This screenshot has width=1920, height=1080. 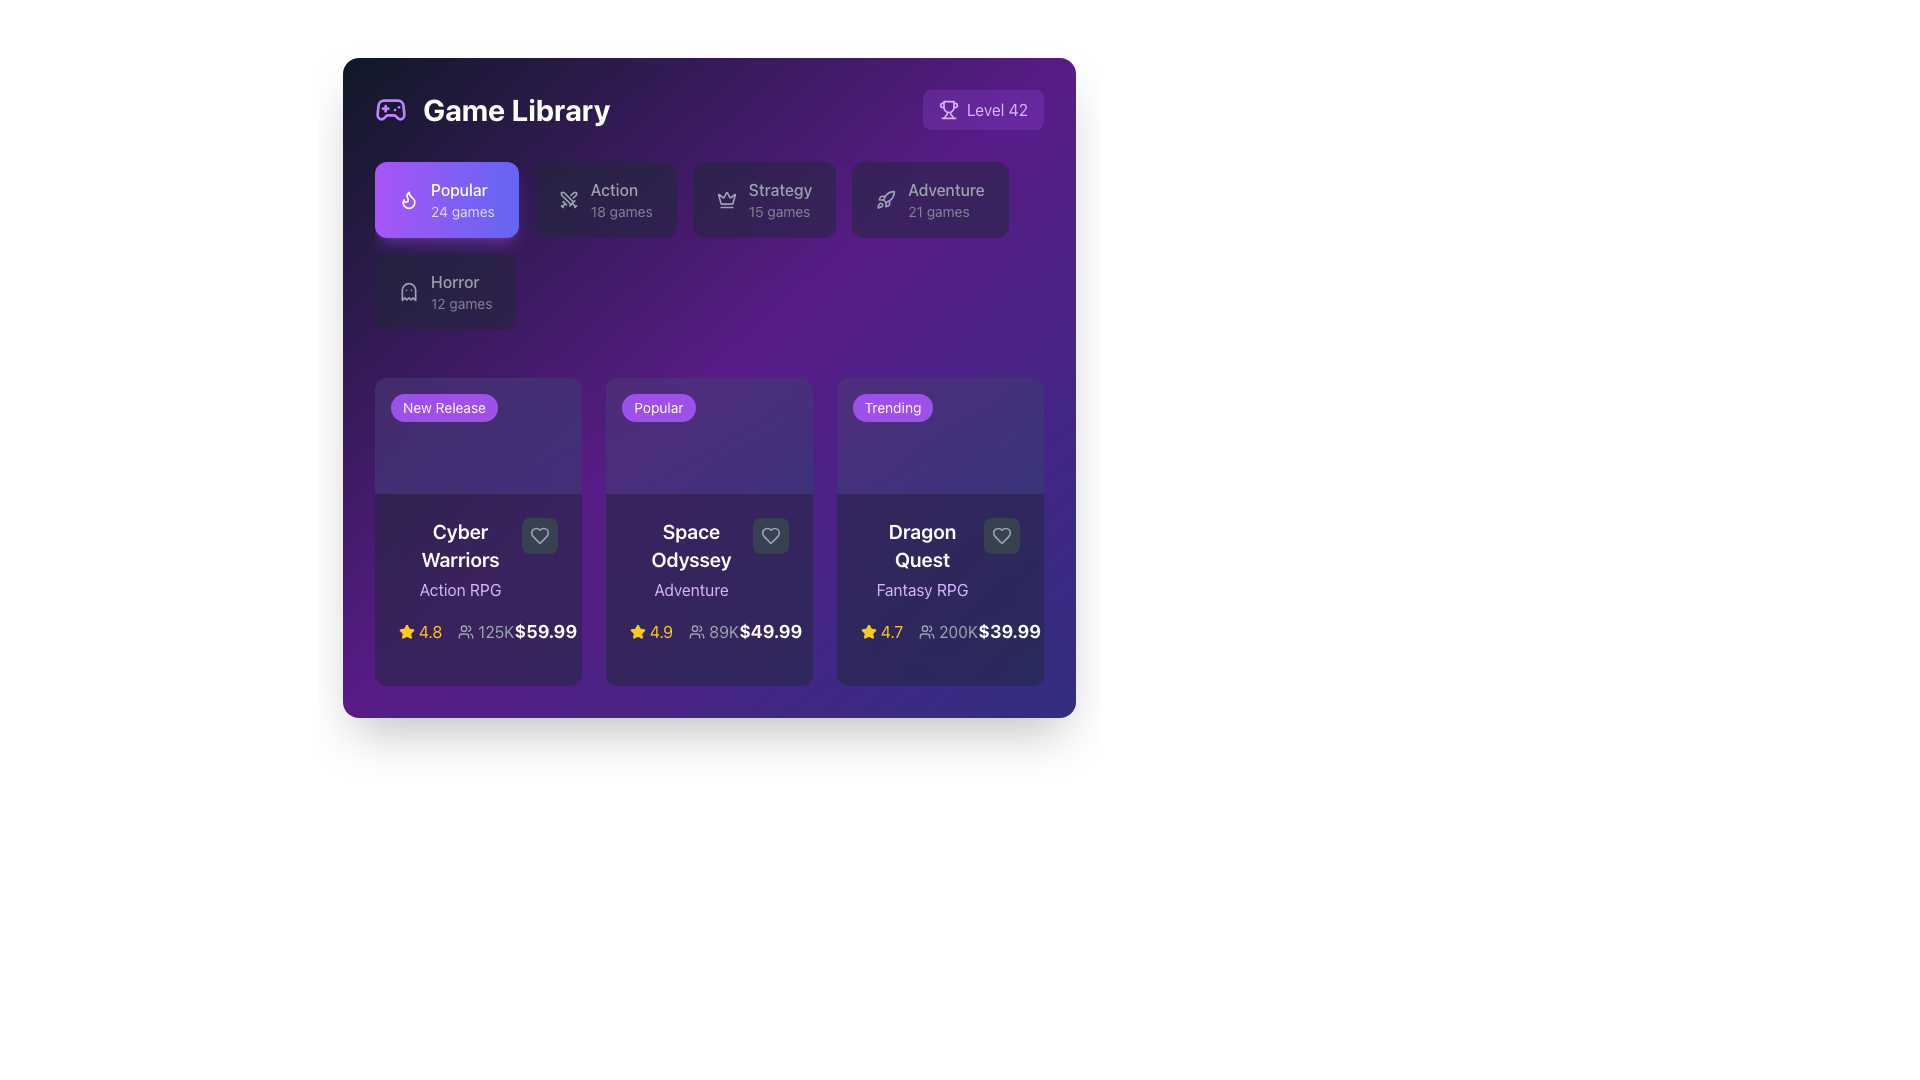 I want to click on the first button in the horizontal list of category buttons to filter for popular games, so click(x=445, y=200).